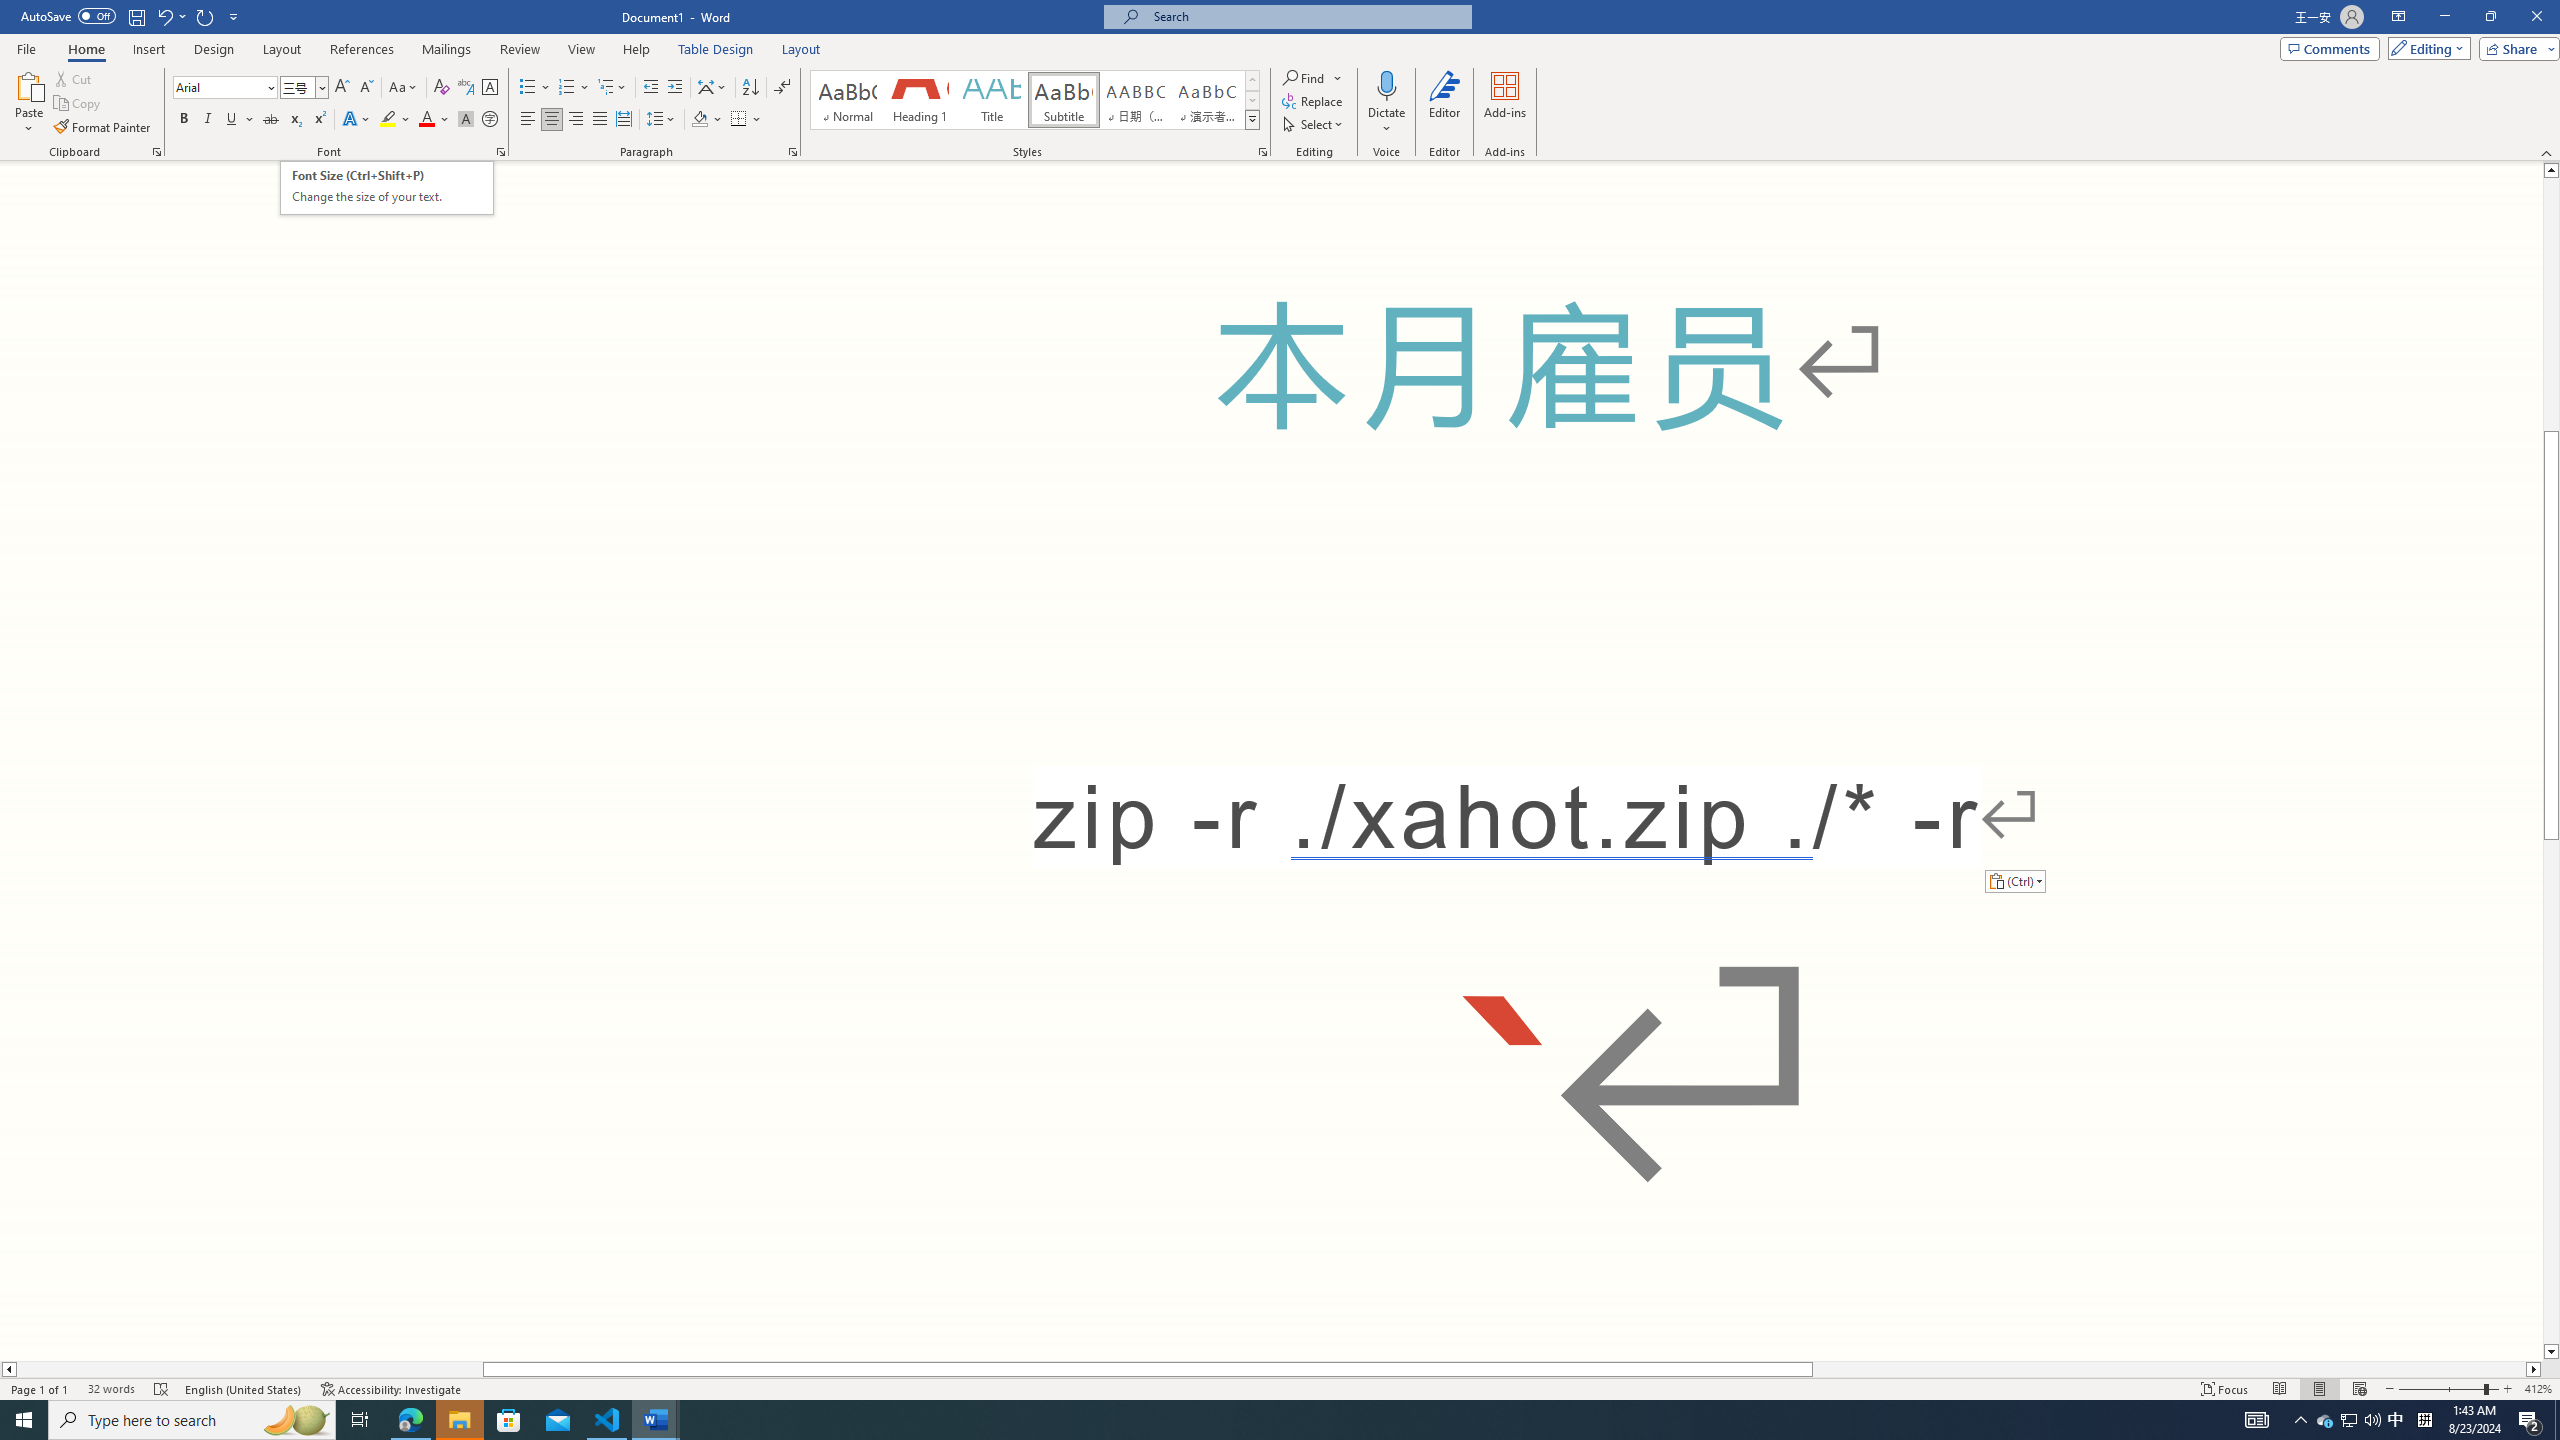 The width and height of the screenshot is (2560, 1440). Describe the element at coordinates (162, 1389) in the screenshot. I see `'Spelling and Grammar Check Errors'` at that location.